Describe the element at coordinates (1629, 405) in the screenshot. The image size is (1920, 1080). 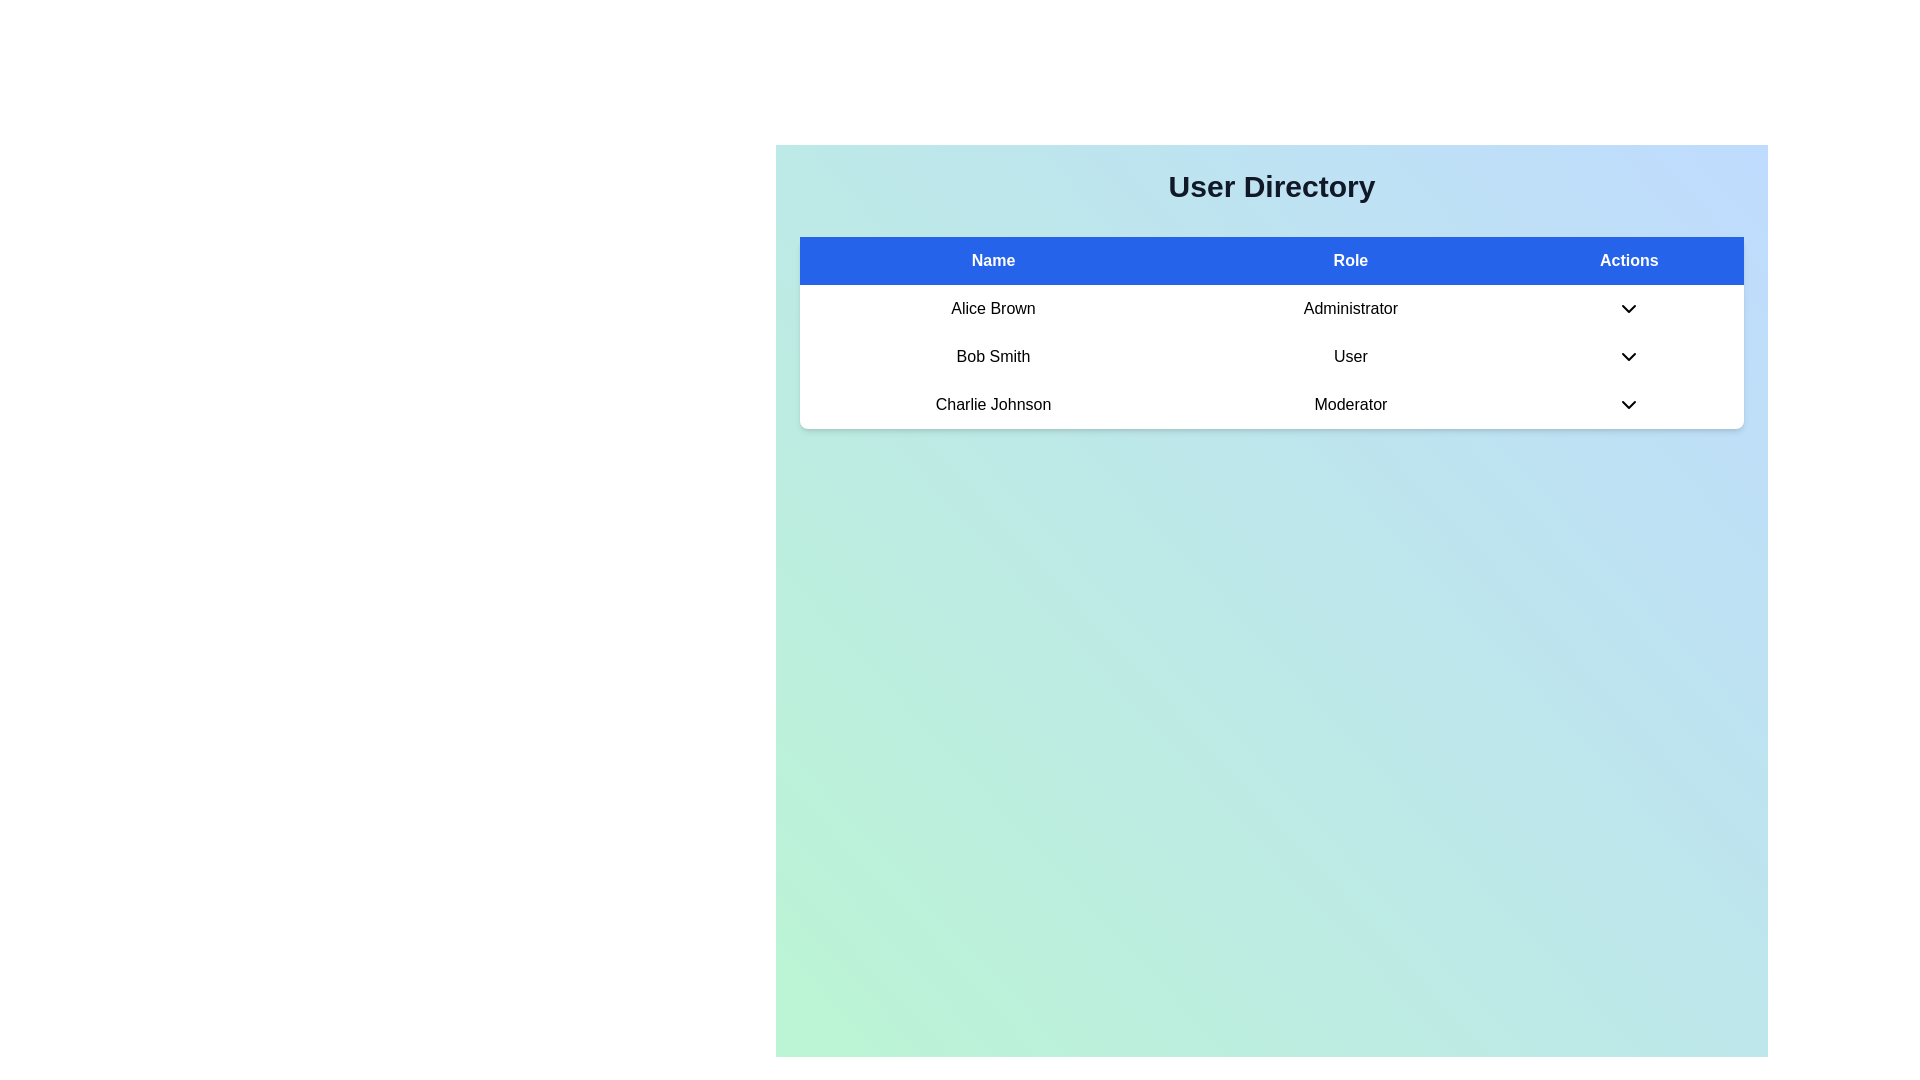
I see `the dropdown trigger with a downwards-pointing chevron icon in the 'Actions' column for 'Charlie Johnson'` at that location.